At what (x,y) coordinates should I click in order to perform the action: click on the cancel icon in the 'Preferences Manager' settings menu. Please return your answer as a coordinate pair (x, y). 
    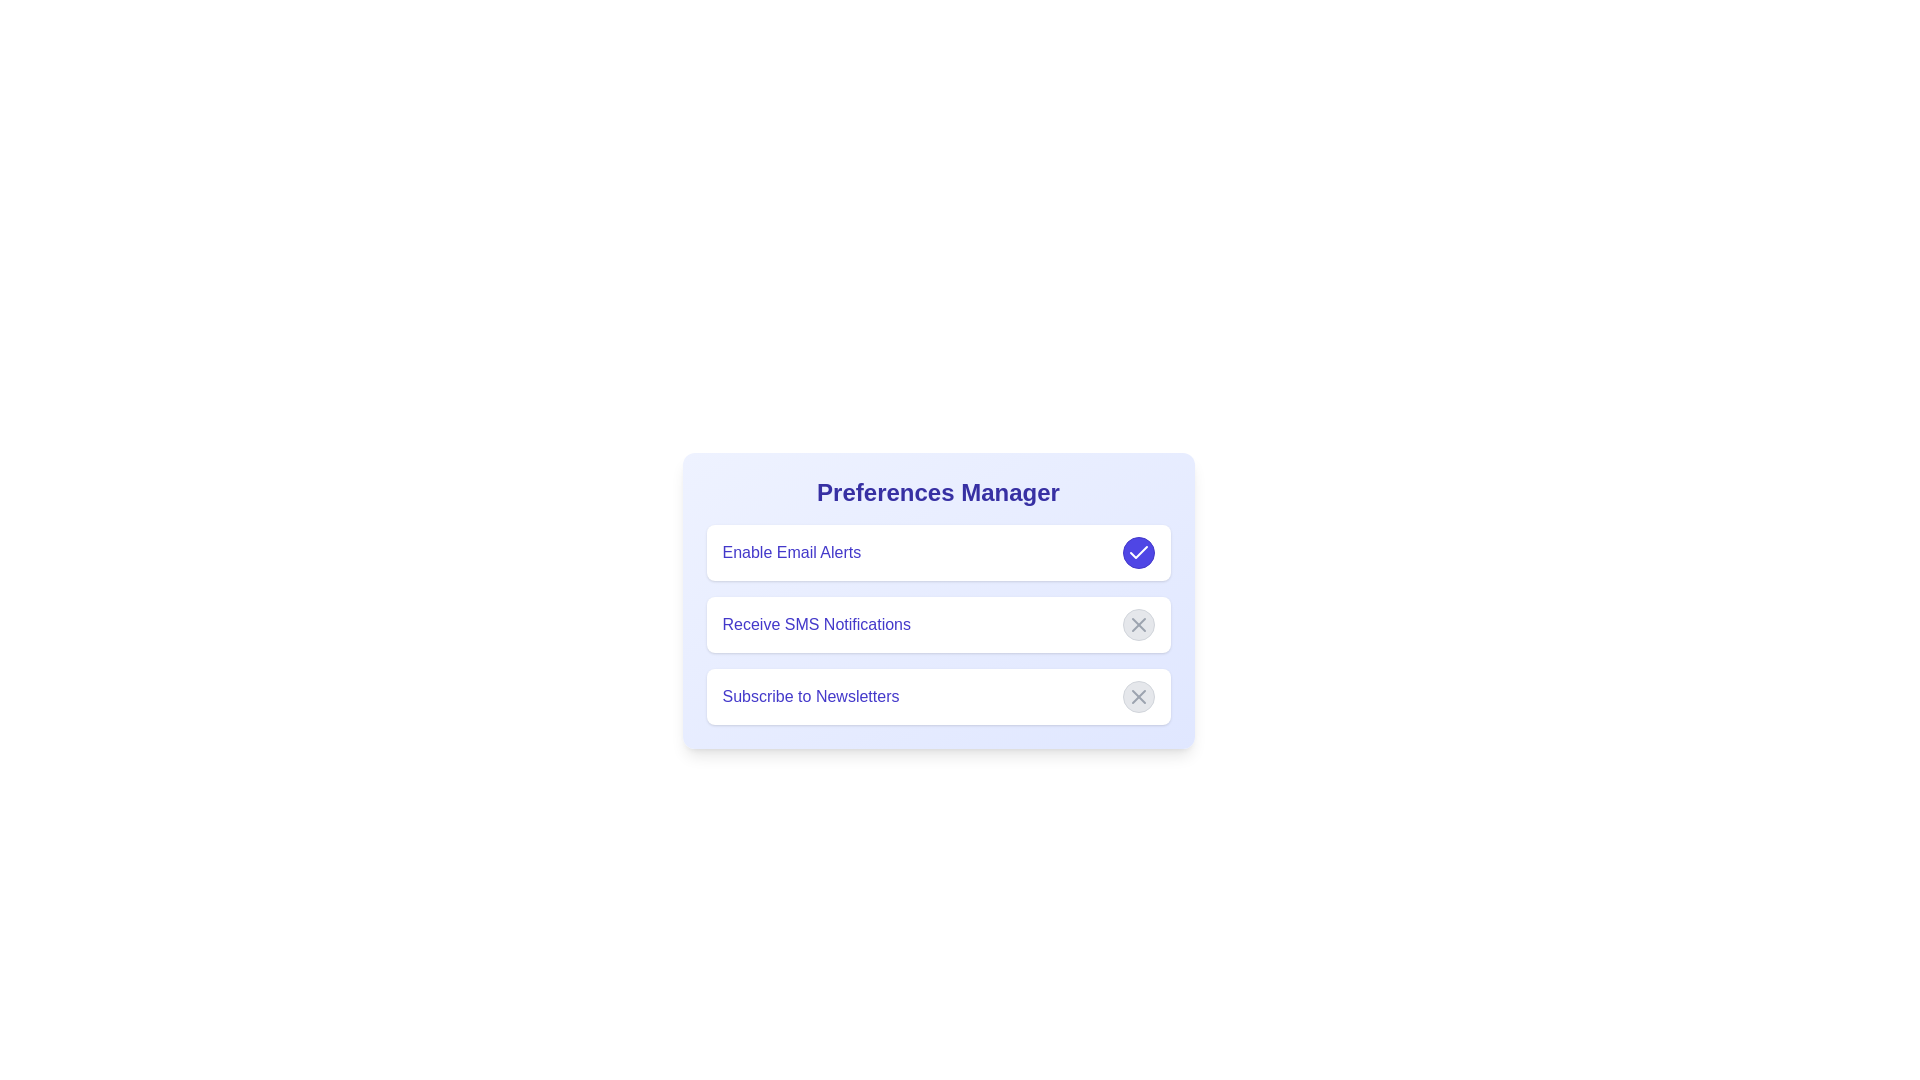
    Looking at the image, I should click on (1138, 623).